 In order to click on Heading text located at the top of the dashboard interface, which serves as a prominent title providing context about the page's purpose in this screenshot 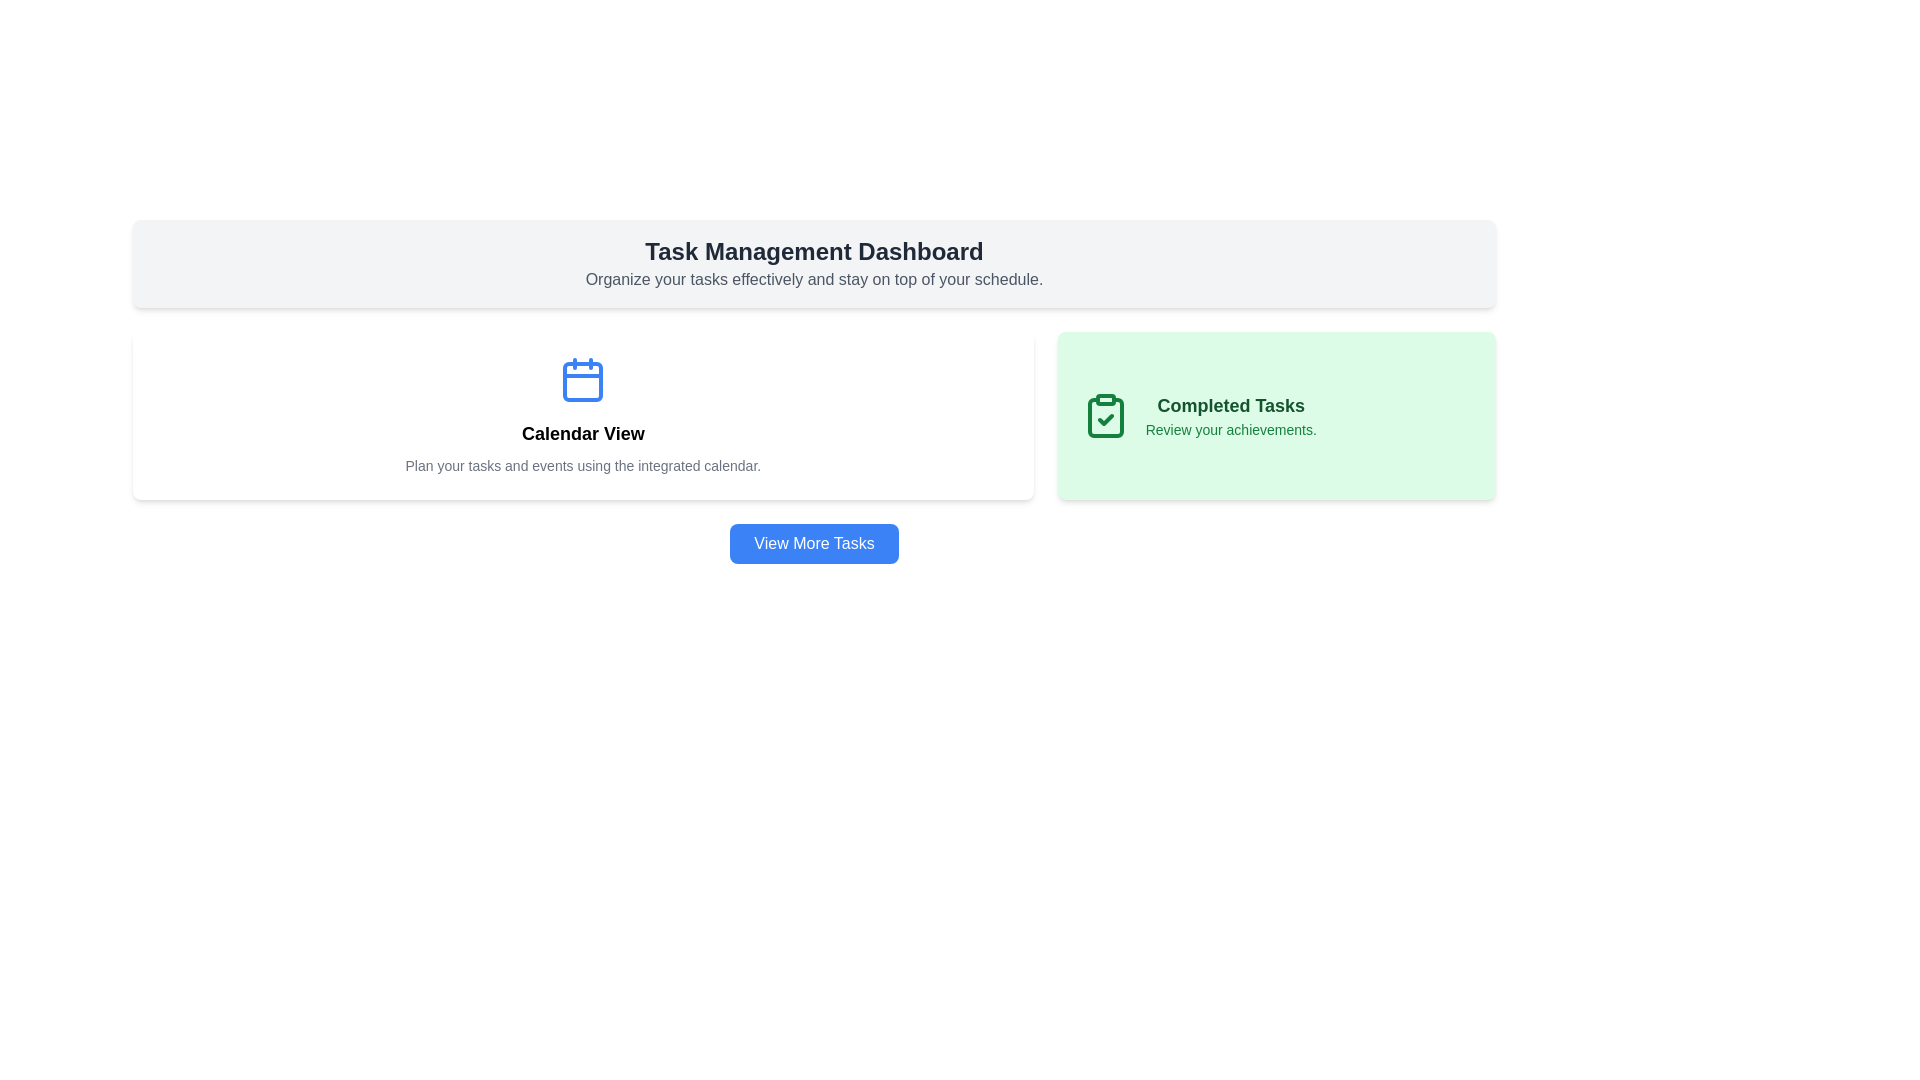, I will do `click(814, 250)`.